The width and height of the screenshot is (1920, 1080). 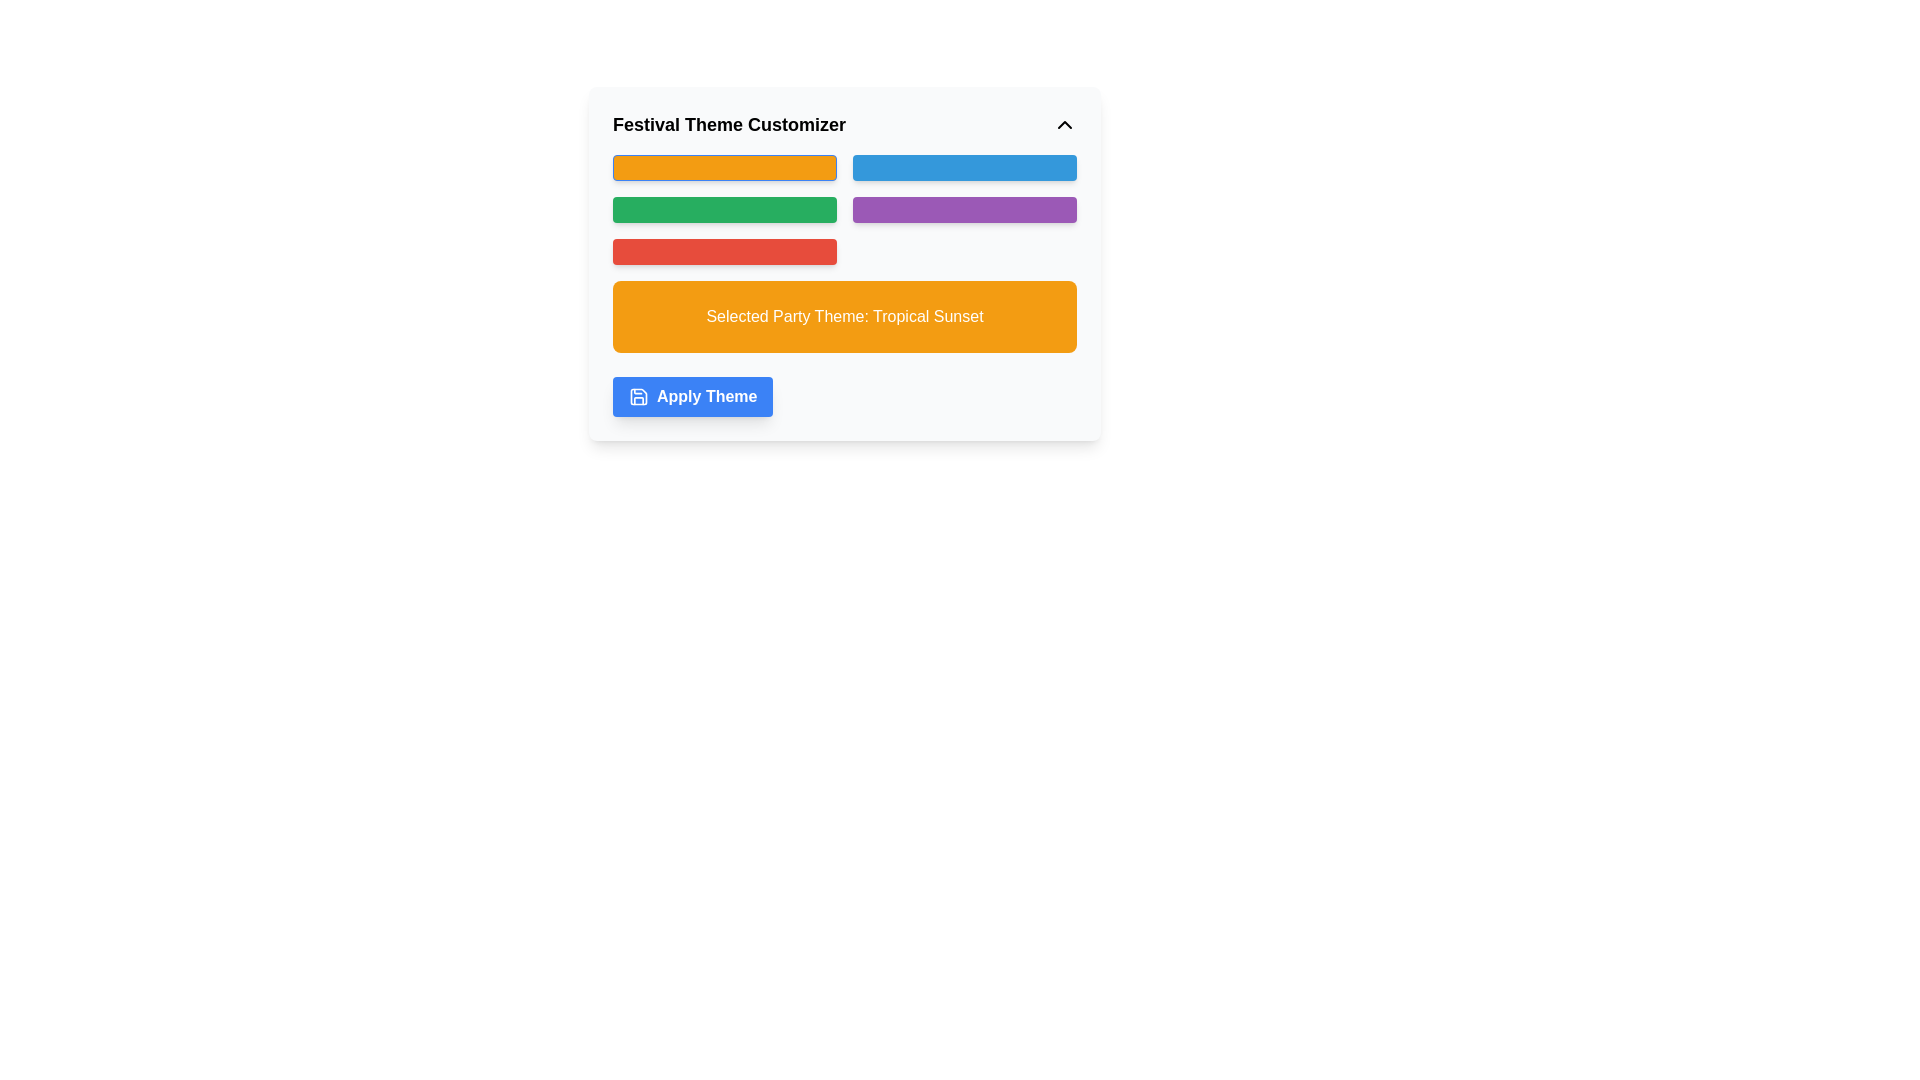 I want to click on the text element titled 'Festival Theme Customizer' located at the top of the interface, so click(x=844, y=124).